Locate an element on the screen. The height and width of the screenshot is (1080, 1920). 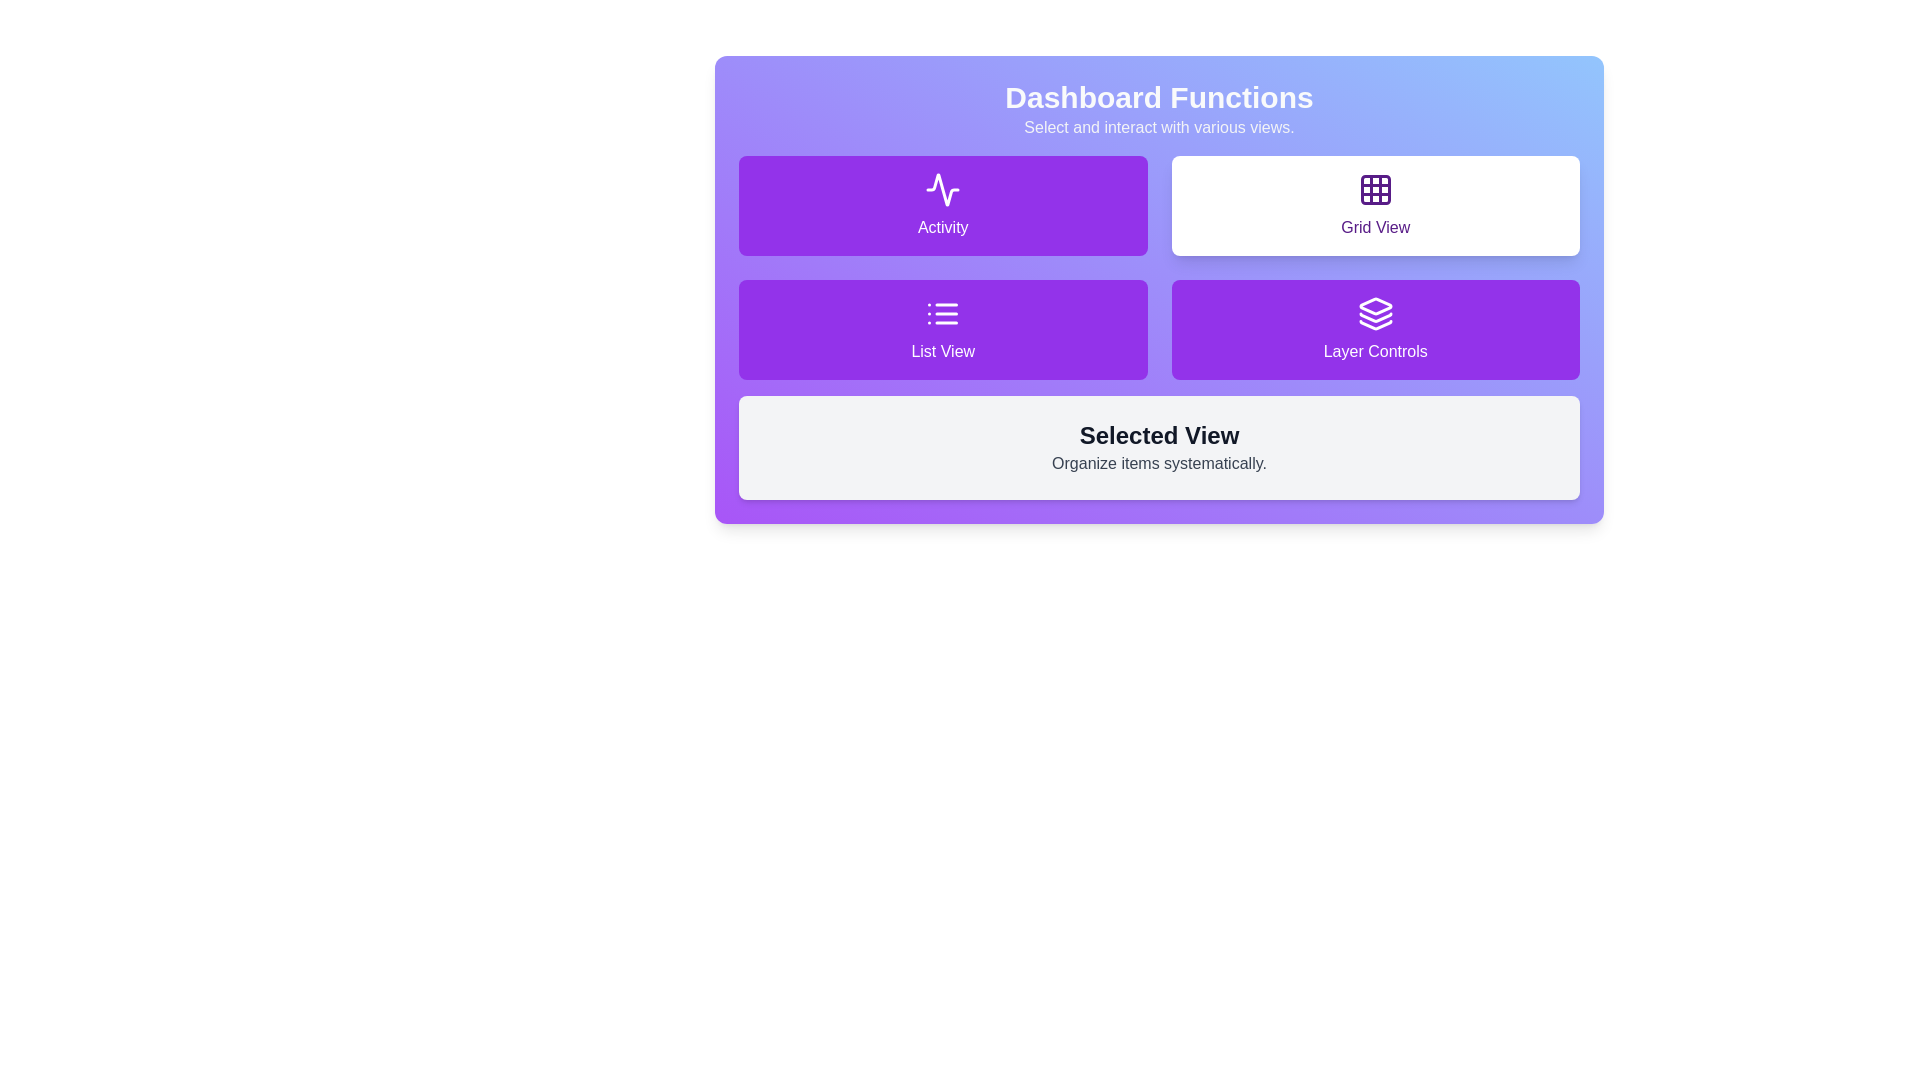
the Layer Controls icon, which is positioned above the text 'Layer Controls' in the lower-right corner of the Dashboard Functions interface is located at coordinates (1374, 313).